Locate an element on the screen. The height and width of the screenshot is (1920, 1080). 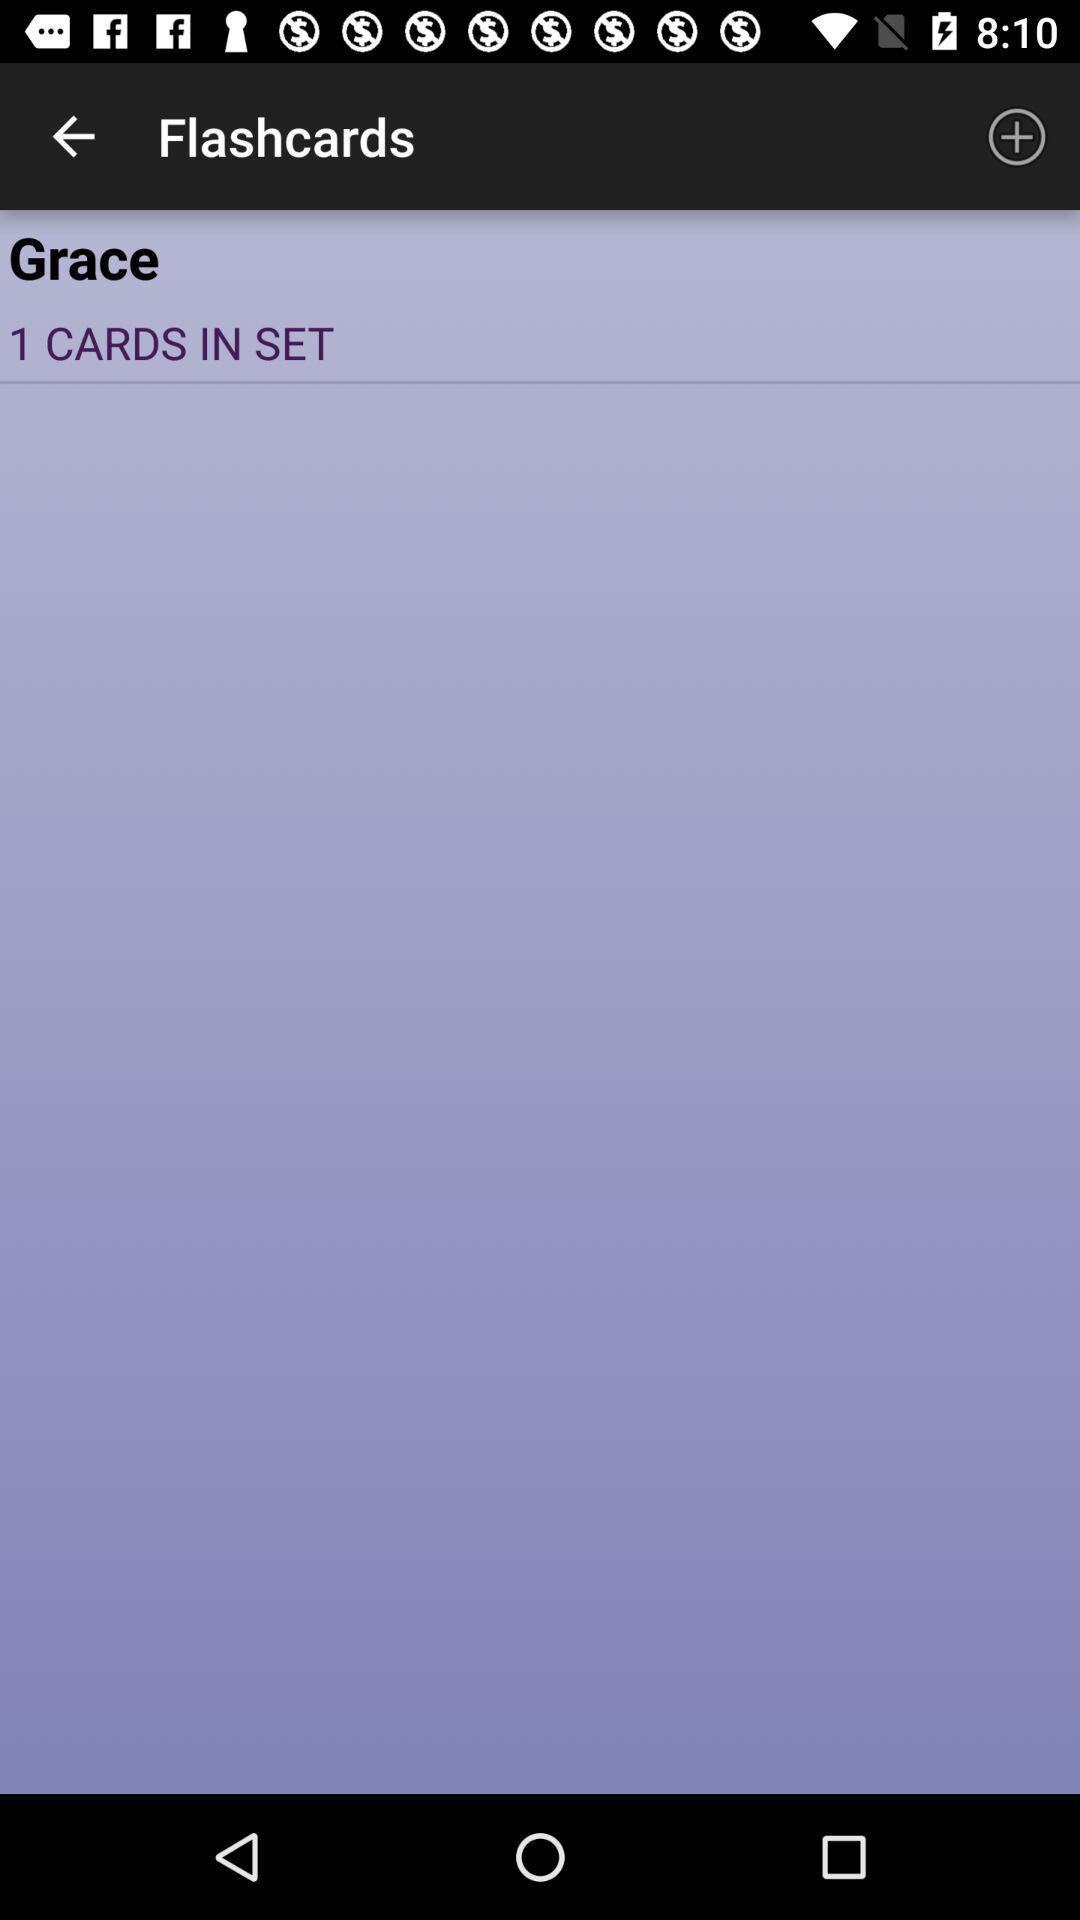
item below the grace is located at coordinates (540, 342).